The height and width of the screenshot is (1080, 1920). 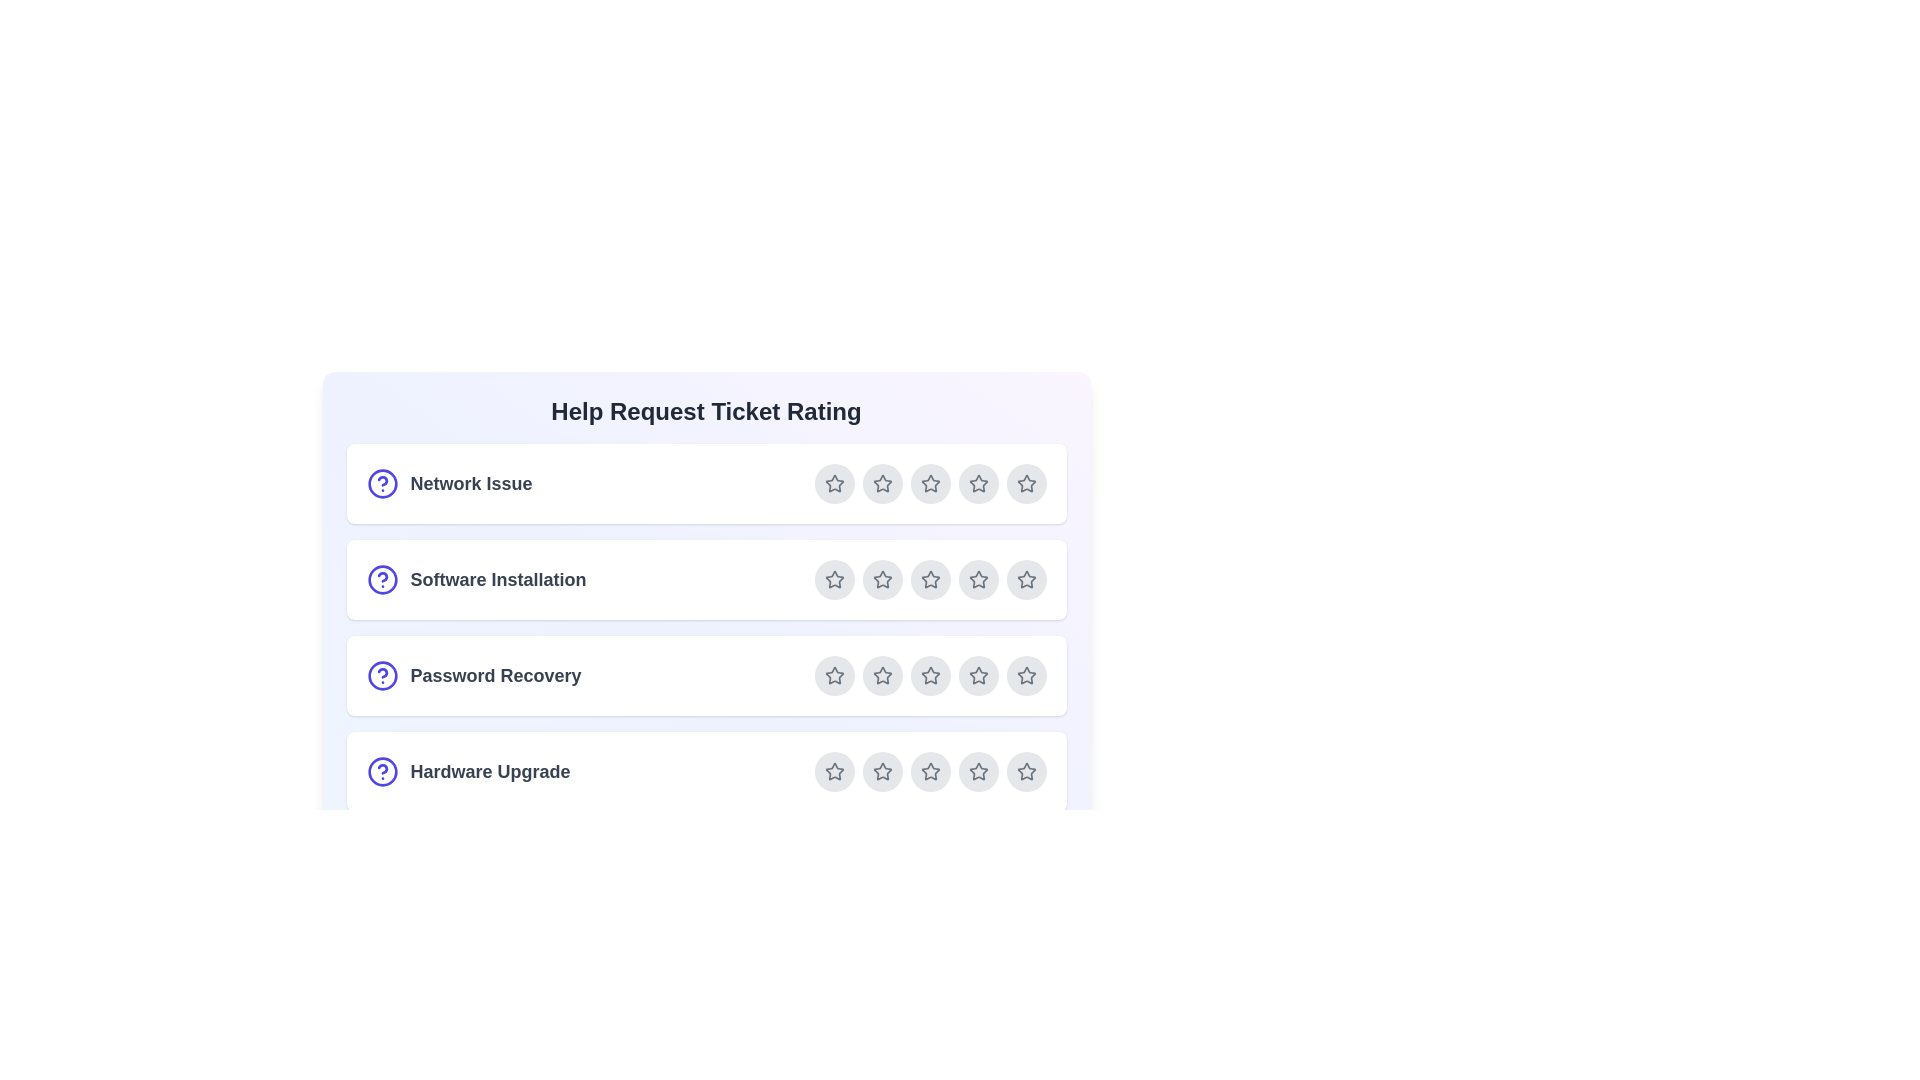 What do you see at coordinates (881, 483) in the screenshot?
I see `the star corresponding to 2 for the ticket Network Issue` at bounding box center [881, 483].